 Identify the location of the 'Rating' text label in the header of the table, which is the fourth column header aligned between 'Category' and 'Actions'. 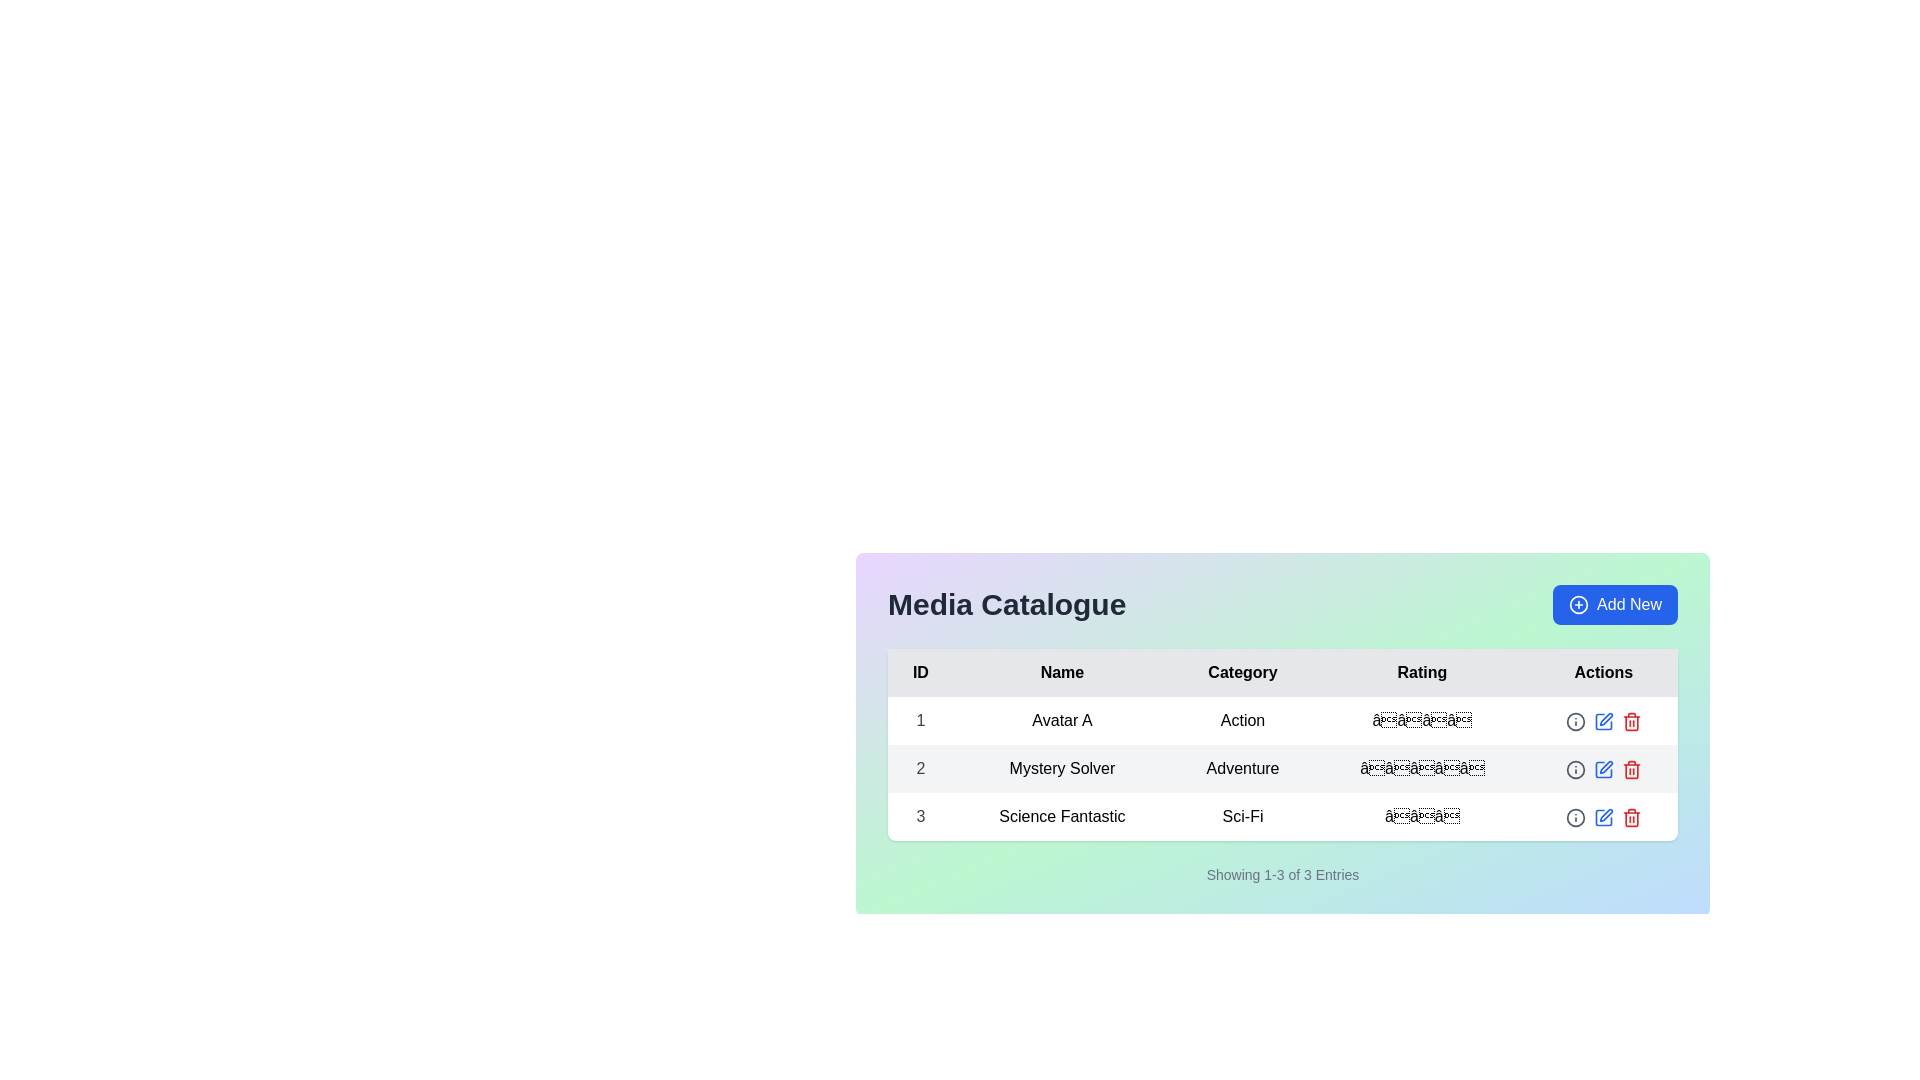
(1421, 672).